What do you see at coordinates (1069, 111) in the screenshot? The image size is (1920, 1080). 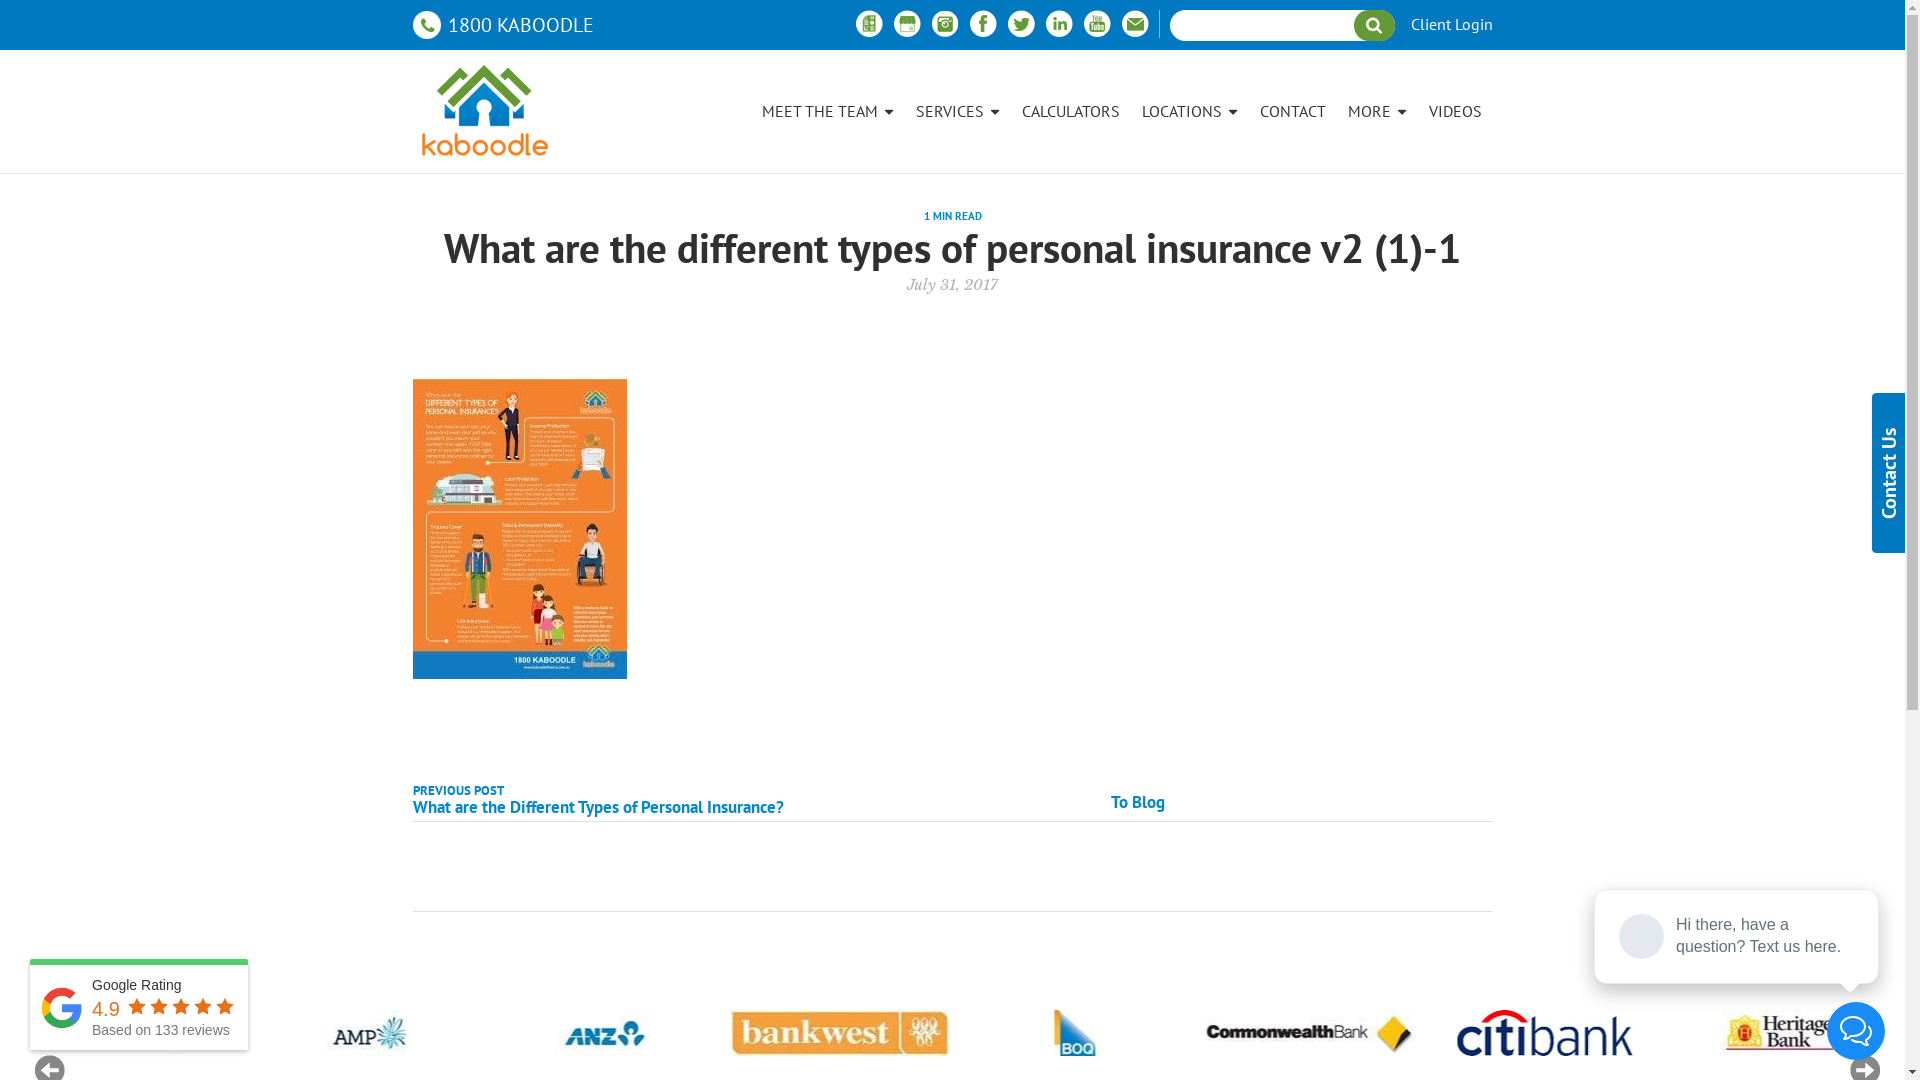 I see `'CALCULATORS'` at bounding box center [1069, 111].